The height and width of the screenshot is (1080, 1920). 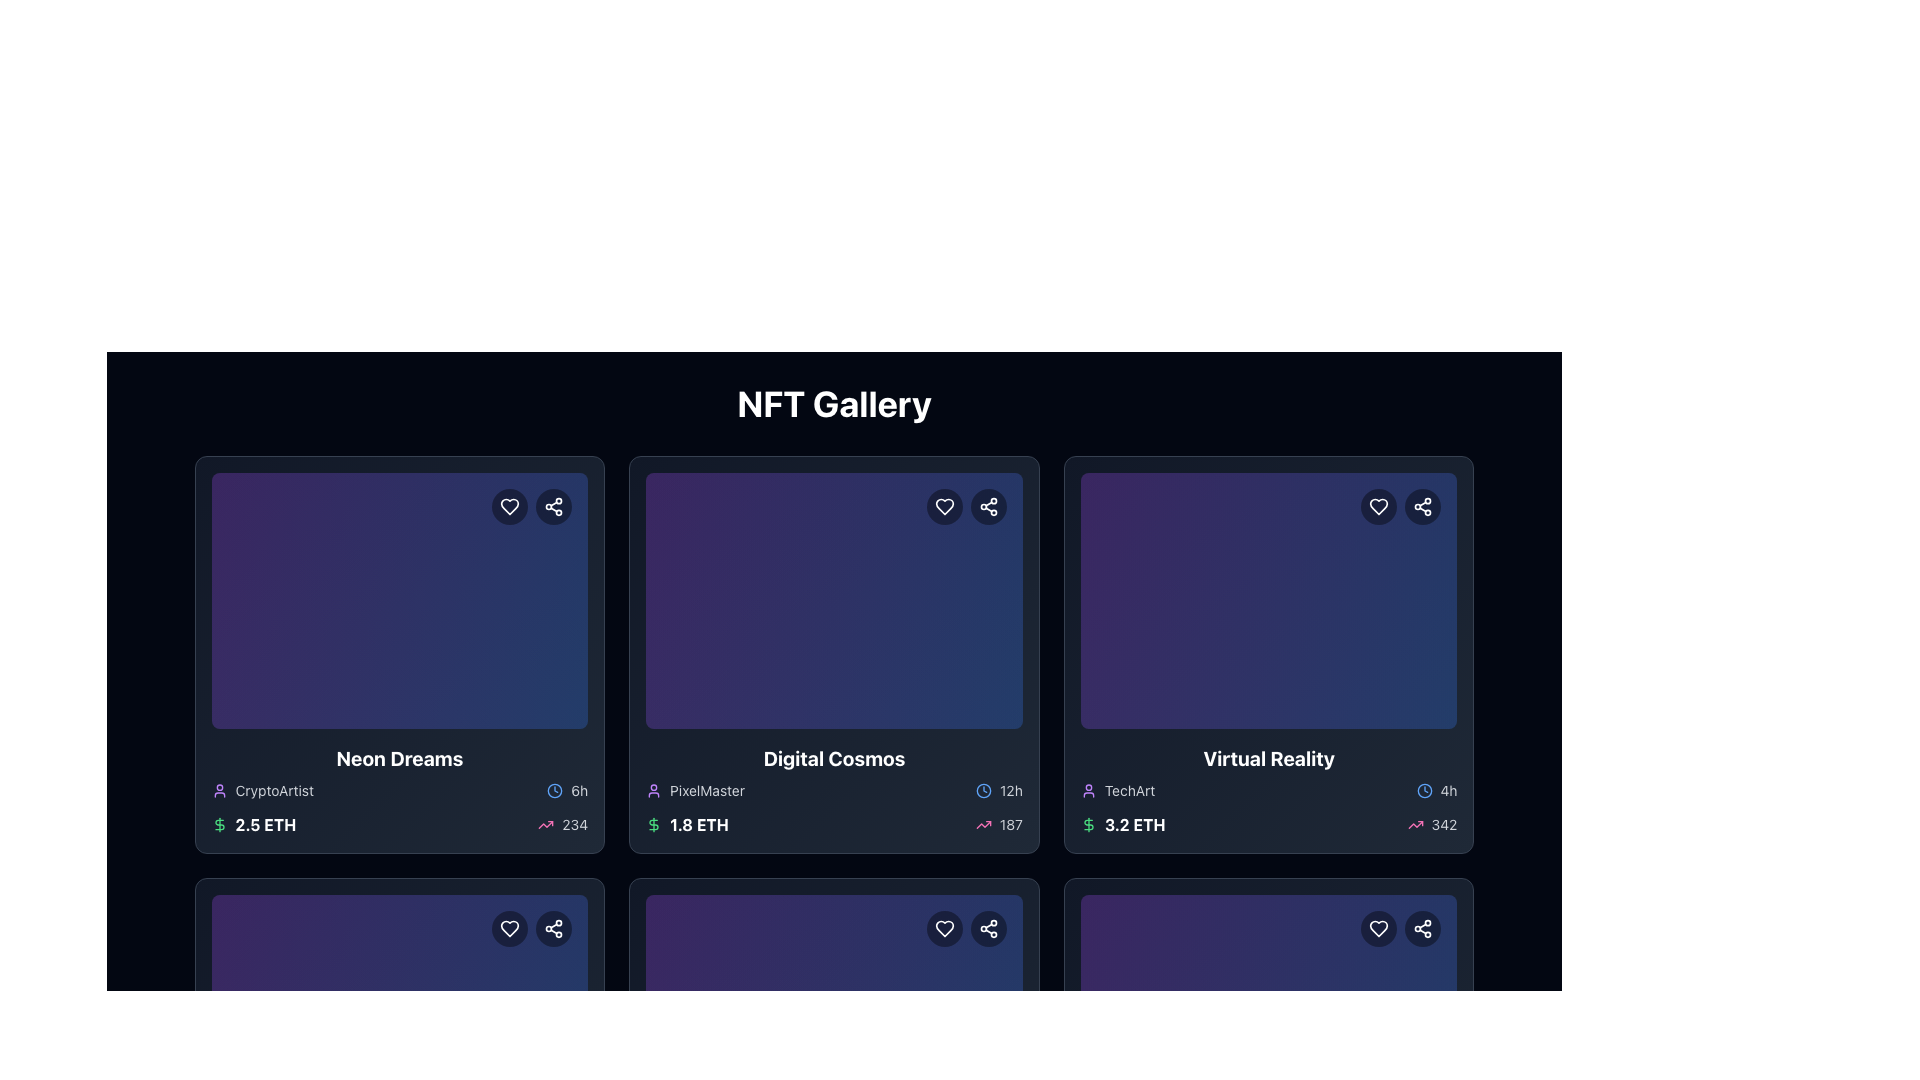 I want to click on the upward-trending line graph icon, which is a small pink vector-based icon located at the bottom right of the 'Neon Dreams' card, so click(x=546, y=825).